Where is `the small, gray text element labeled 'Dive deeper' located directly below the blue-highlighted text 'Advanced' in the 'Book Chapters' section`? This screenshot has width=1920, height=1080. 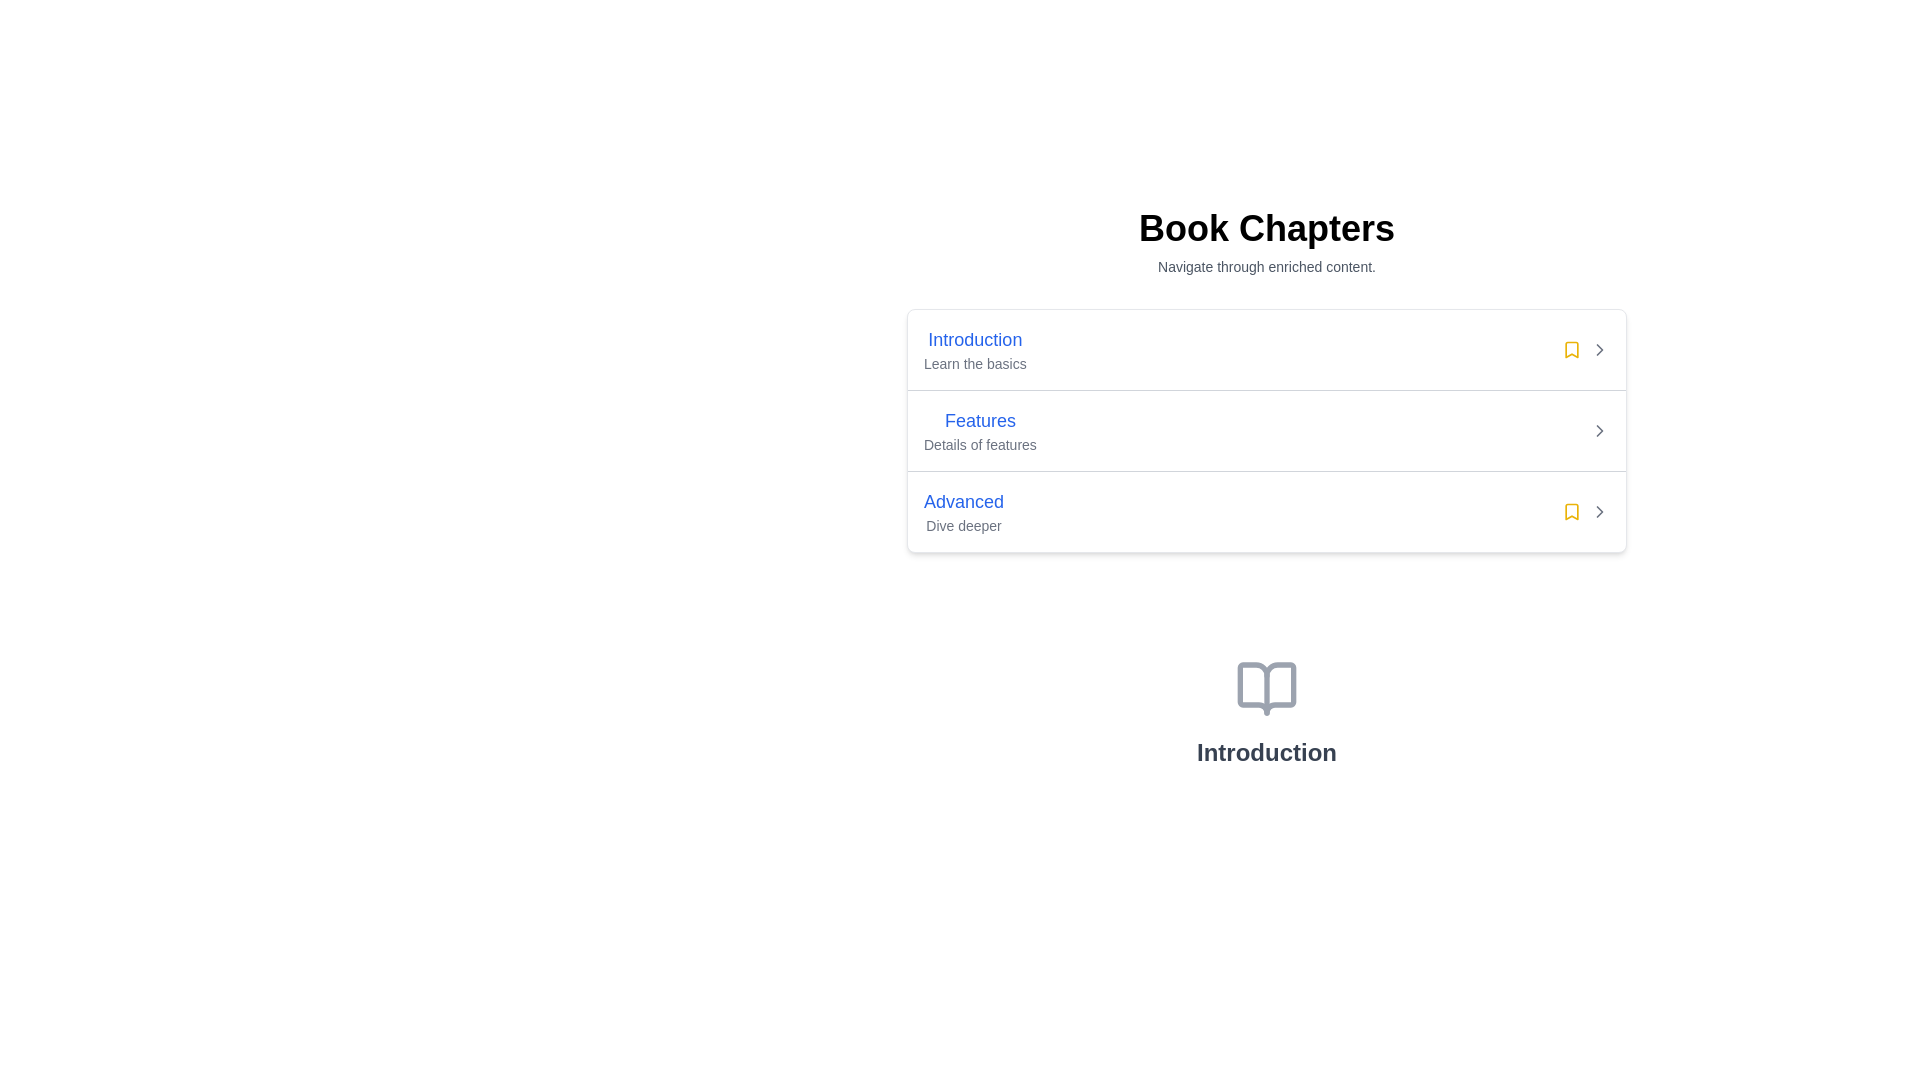 the small, gray text element labeled 'Dive deeper' located directly below the blue-highlighted text 'Advanced' in the 'Book Chapters' section is located at coordinates (964, 524).